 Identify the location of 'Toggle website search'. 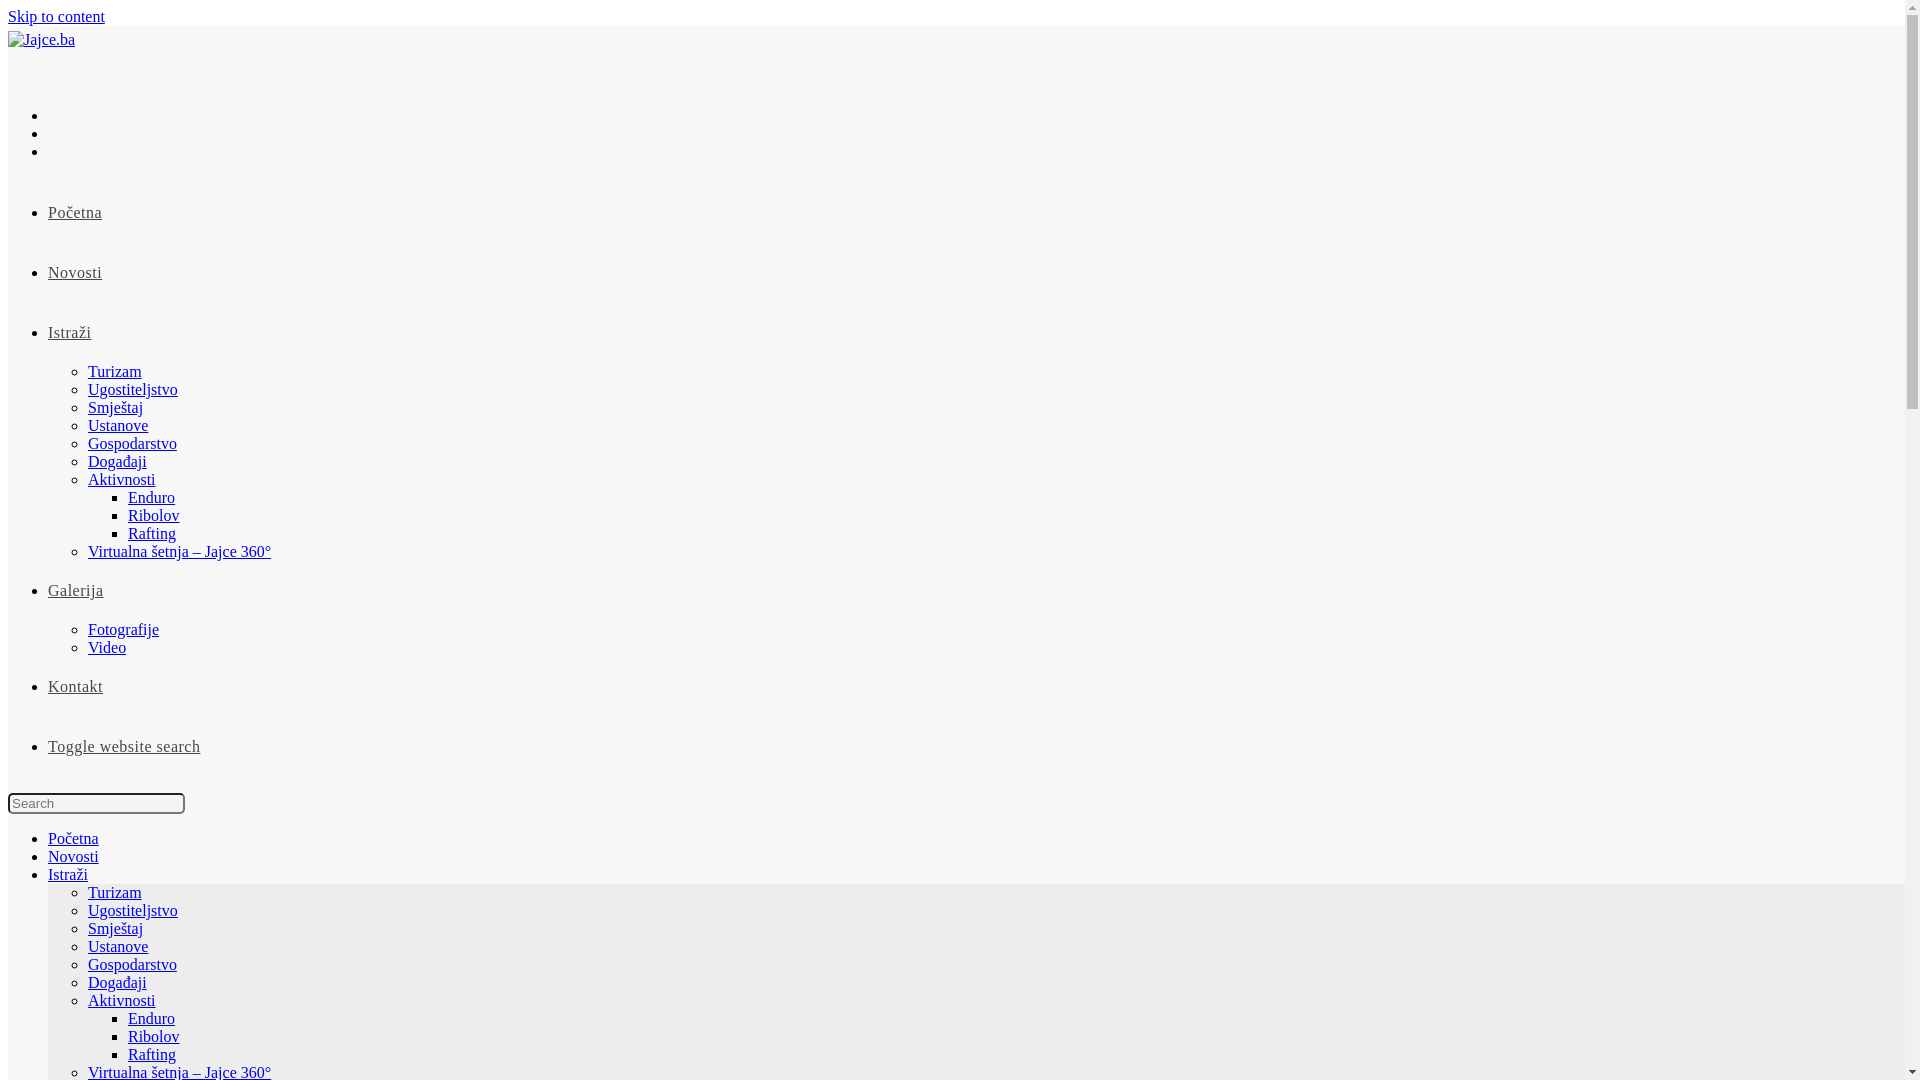
(48, 746).